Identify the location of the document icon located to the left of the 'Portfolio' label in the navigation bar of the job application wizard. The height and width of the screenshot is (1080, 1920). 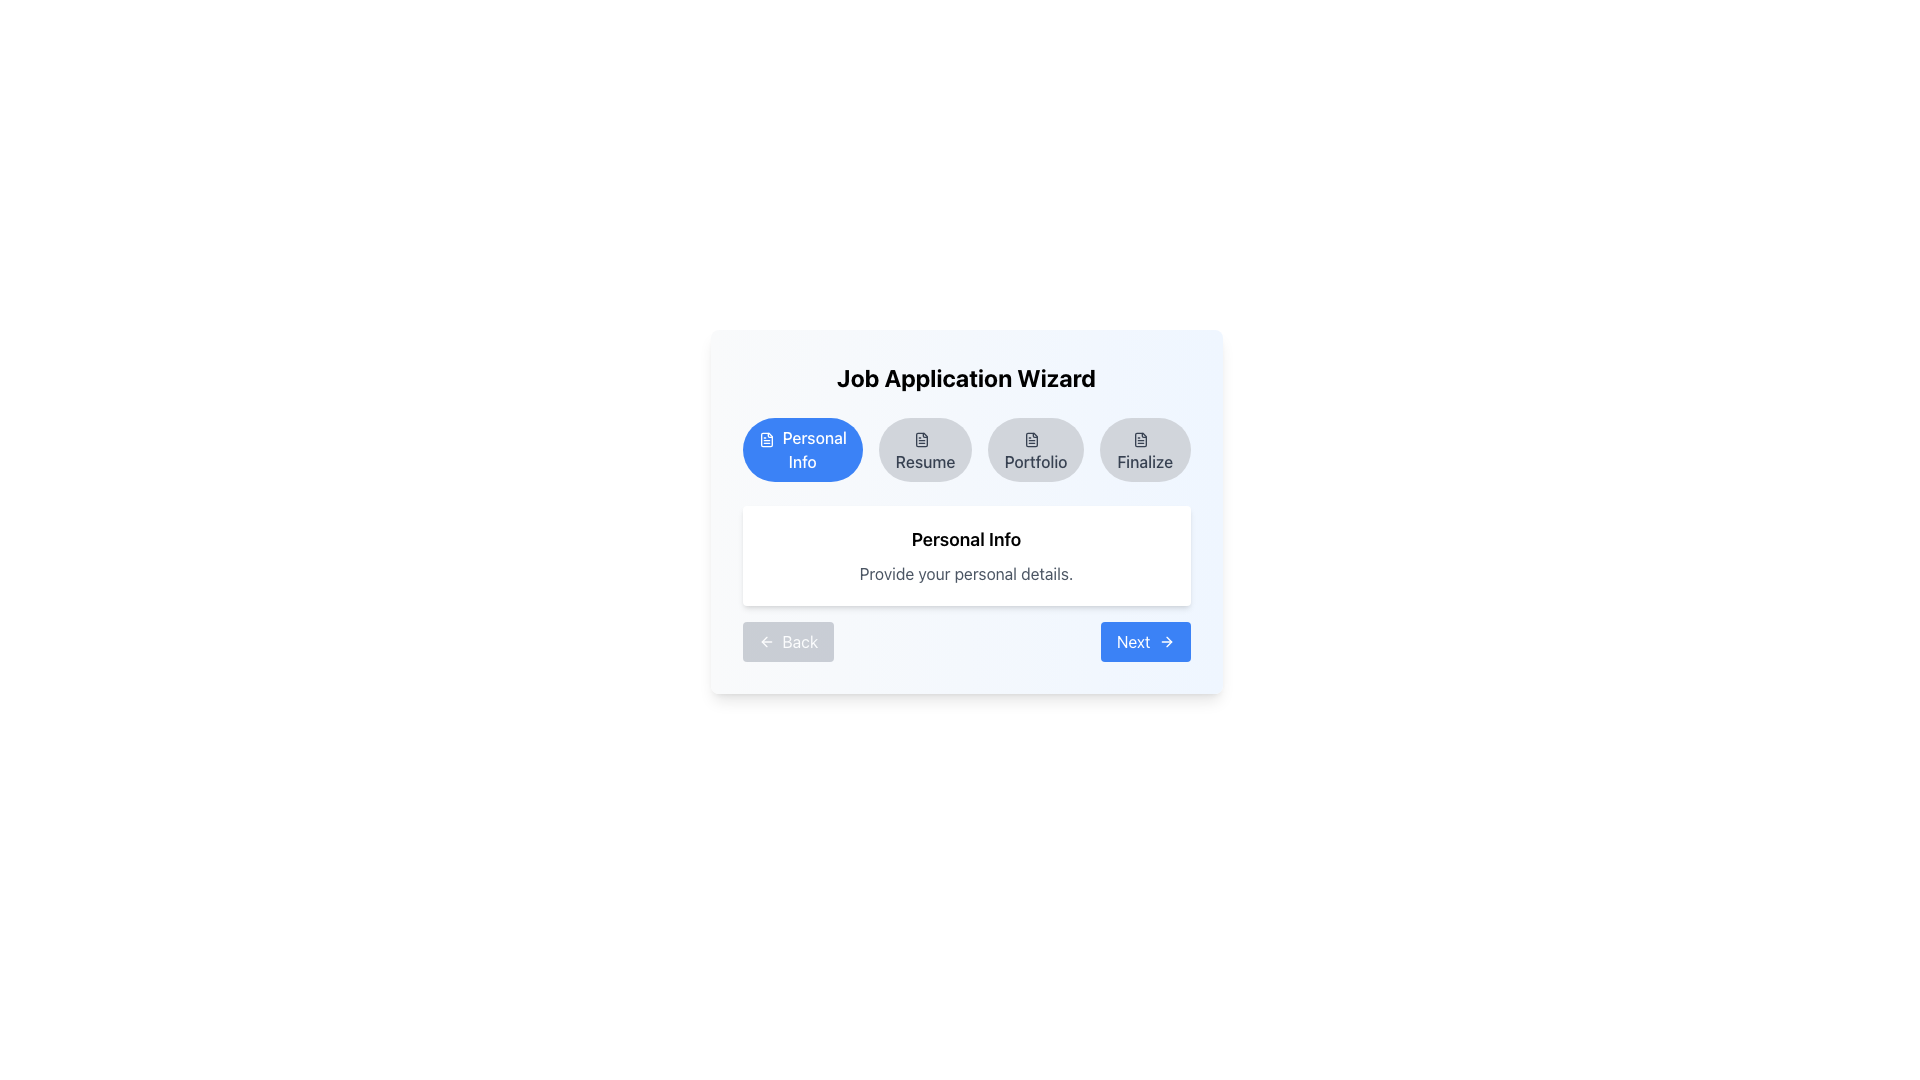
(1032, 438).